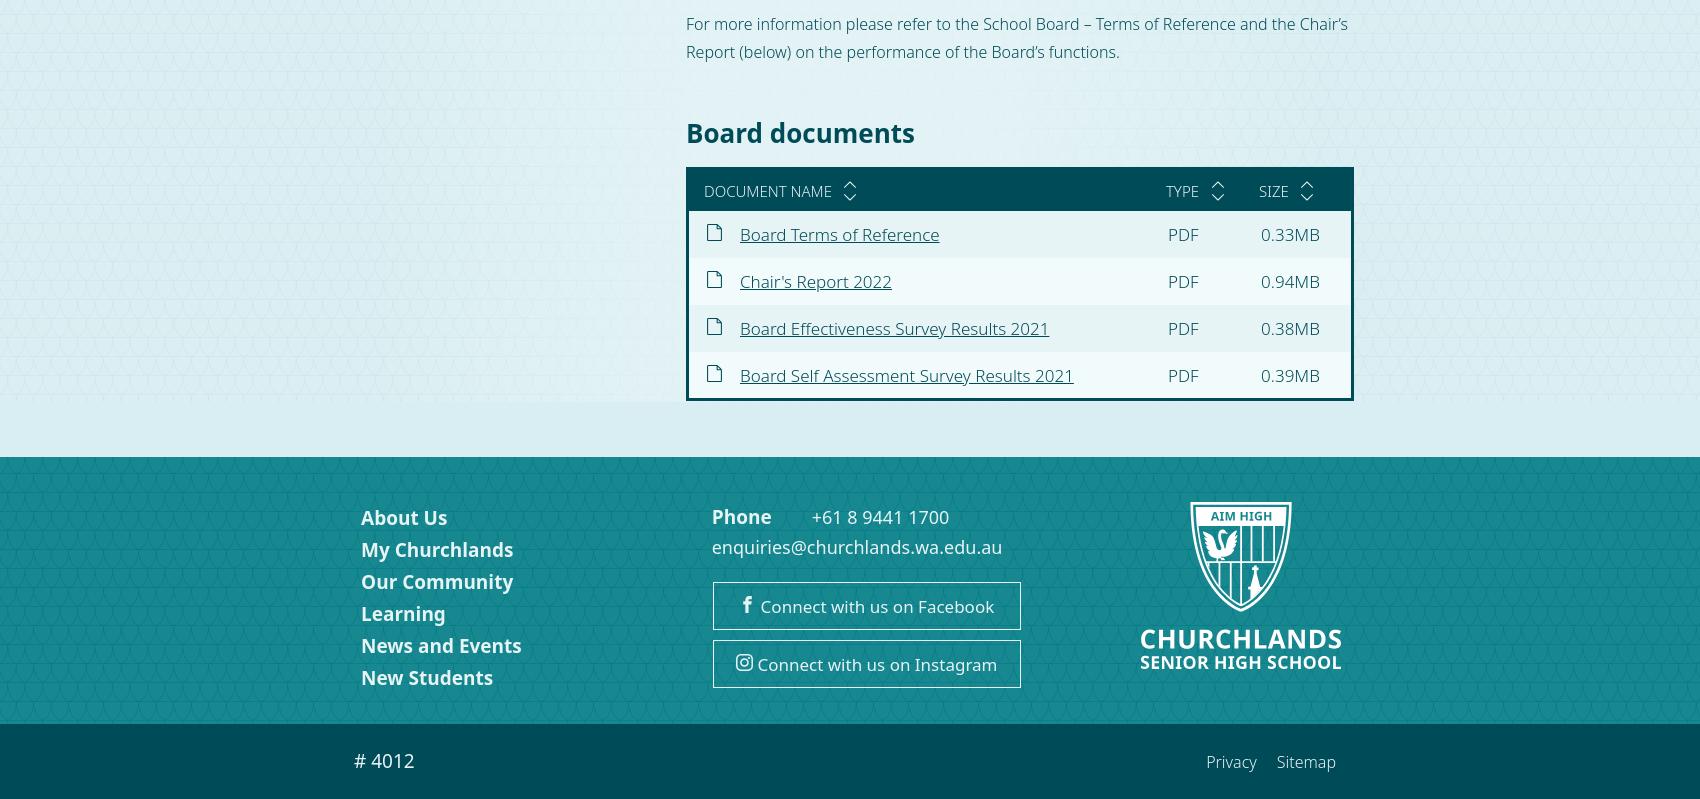 The width and height of the screenshot is (1700, 799). I want to click on 'Sitemap', so click(1305, 762).